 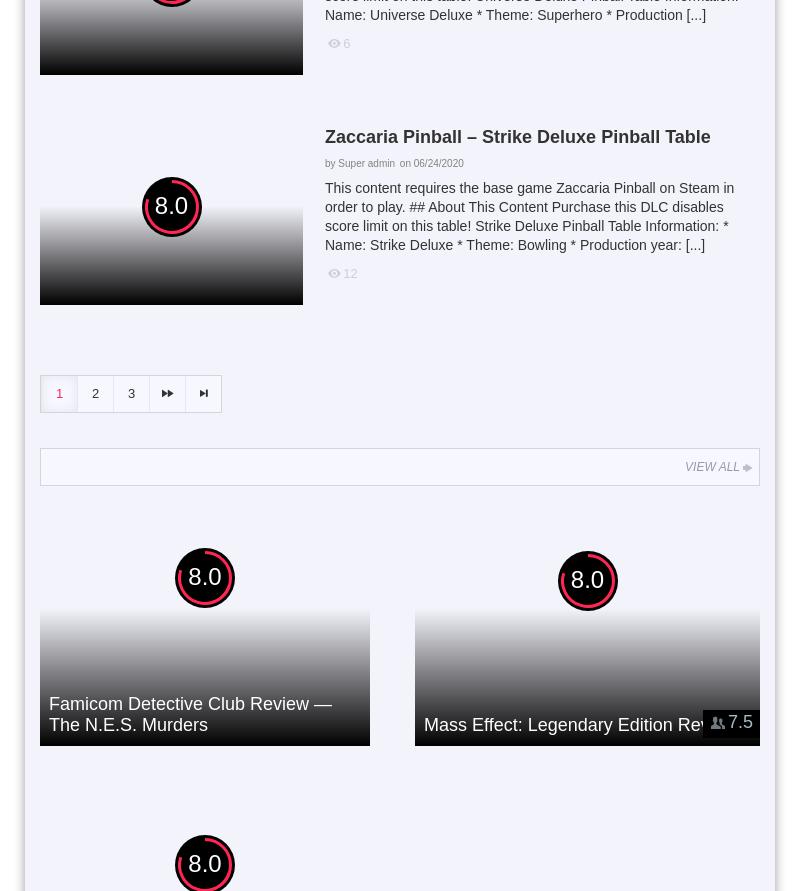 I want to click on 'Zaccaria Pinball – Strike Deluxe Pinball Table', so click(x=323, y=134).